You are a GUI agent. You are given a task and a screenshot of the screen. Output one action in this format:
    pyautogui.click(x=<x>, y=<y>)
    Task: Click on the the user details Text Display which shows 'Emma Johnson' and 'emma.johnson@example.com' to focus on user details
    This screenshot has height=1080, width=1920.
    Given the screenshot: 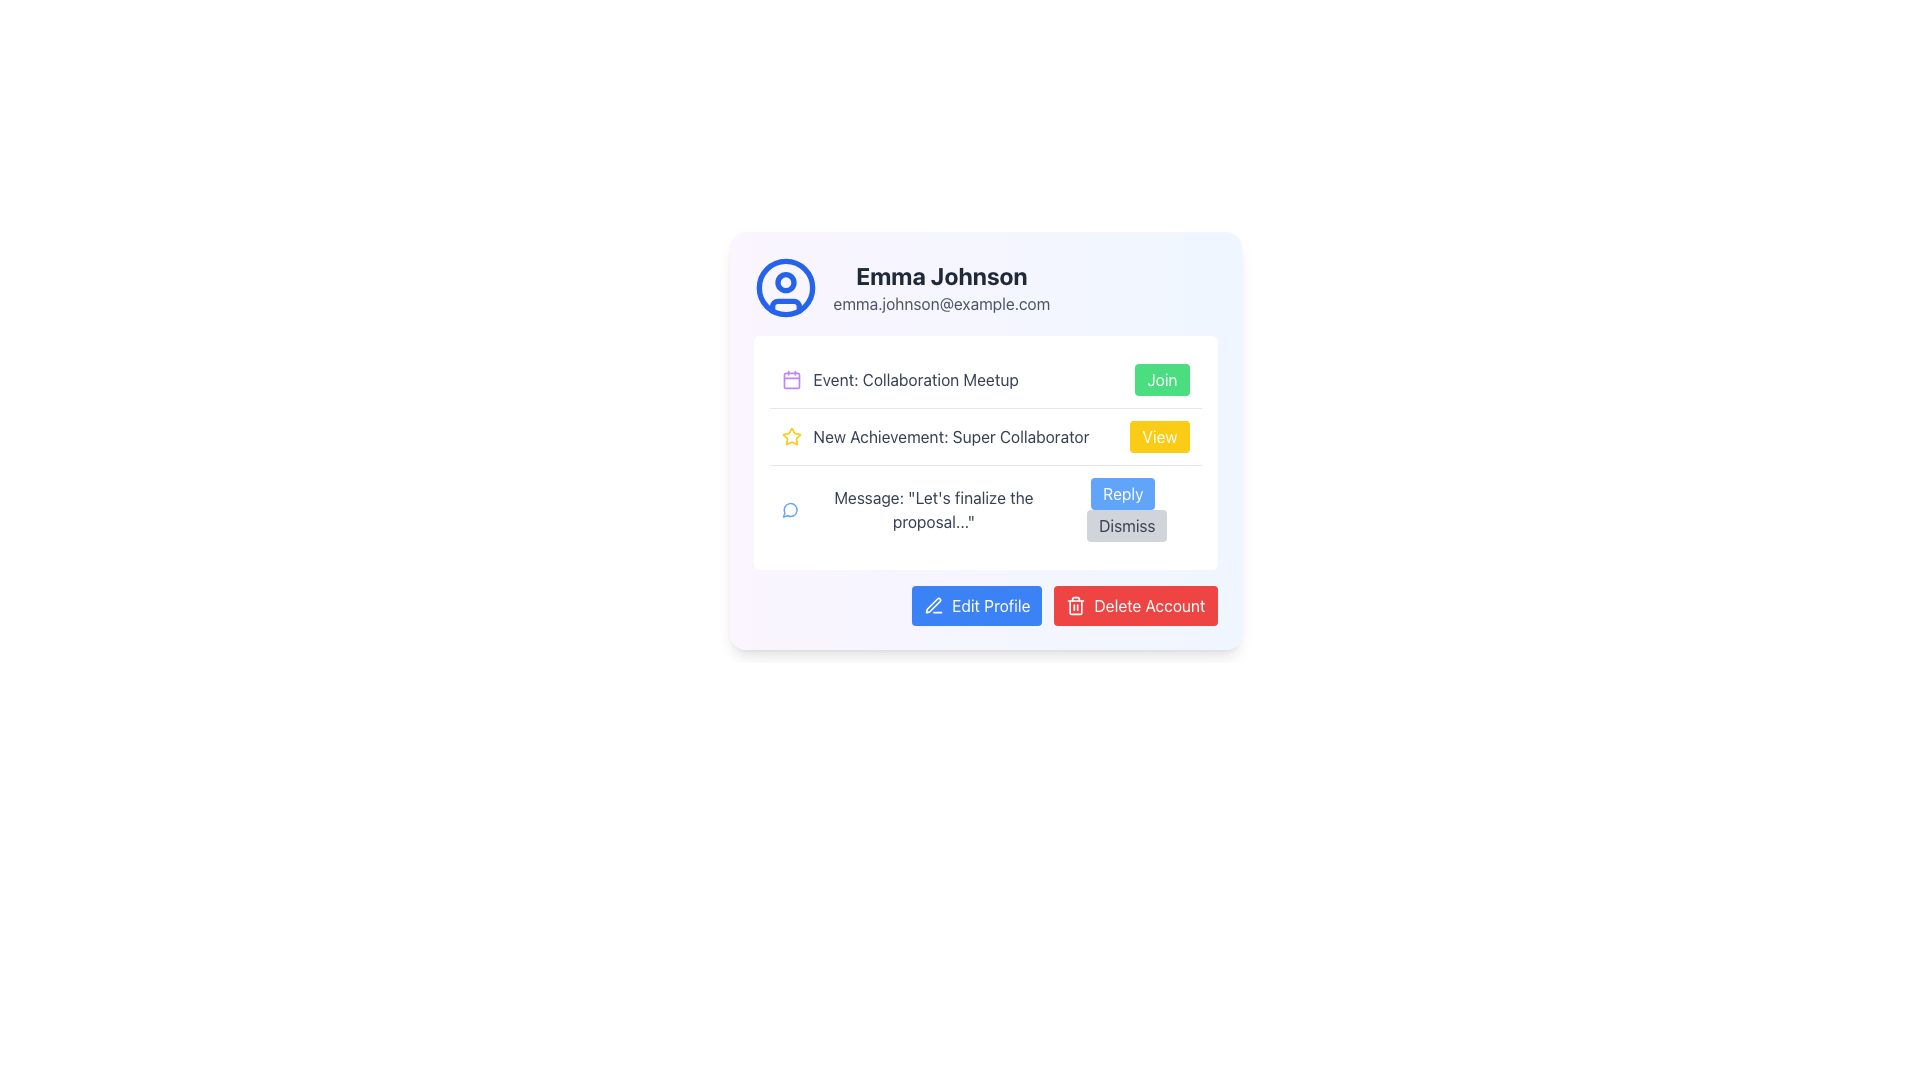 What is the action you would take?
    pyautogui.click(x=940, y=288)
    